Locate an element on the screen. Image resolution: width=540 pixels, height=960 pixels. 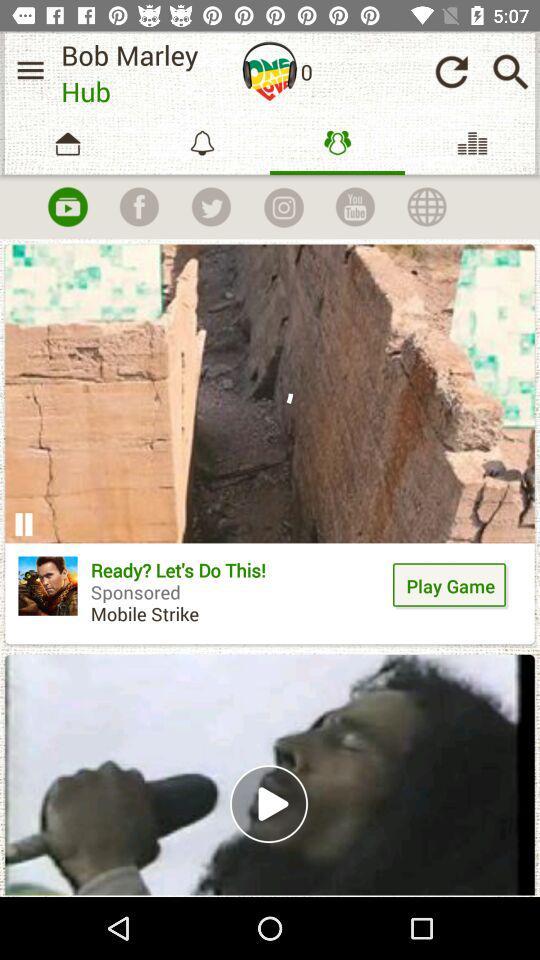
home page is located at coordinates (270, 71).